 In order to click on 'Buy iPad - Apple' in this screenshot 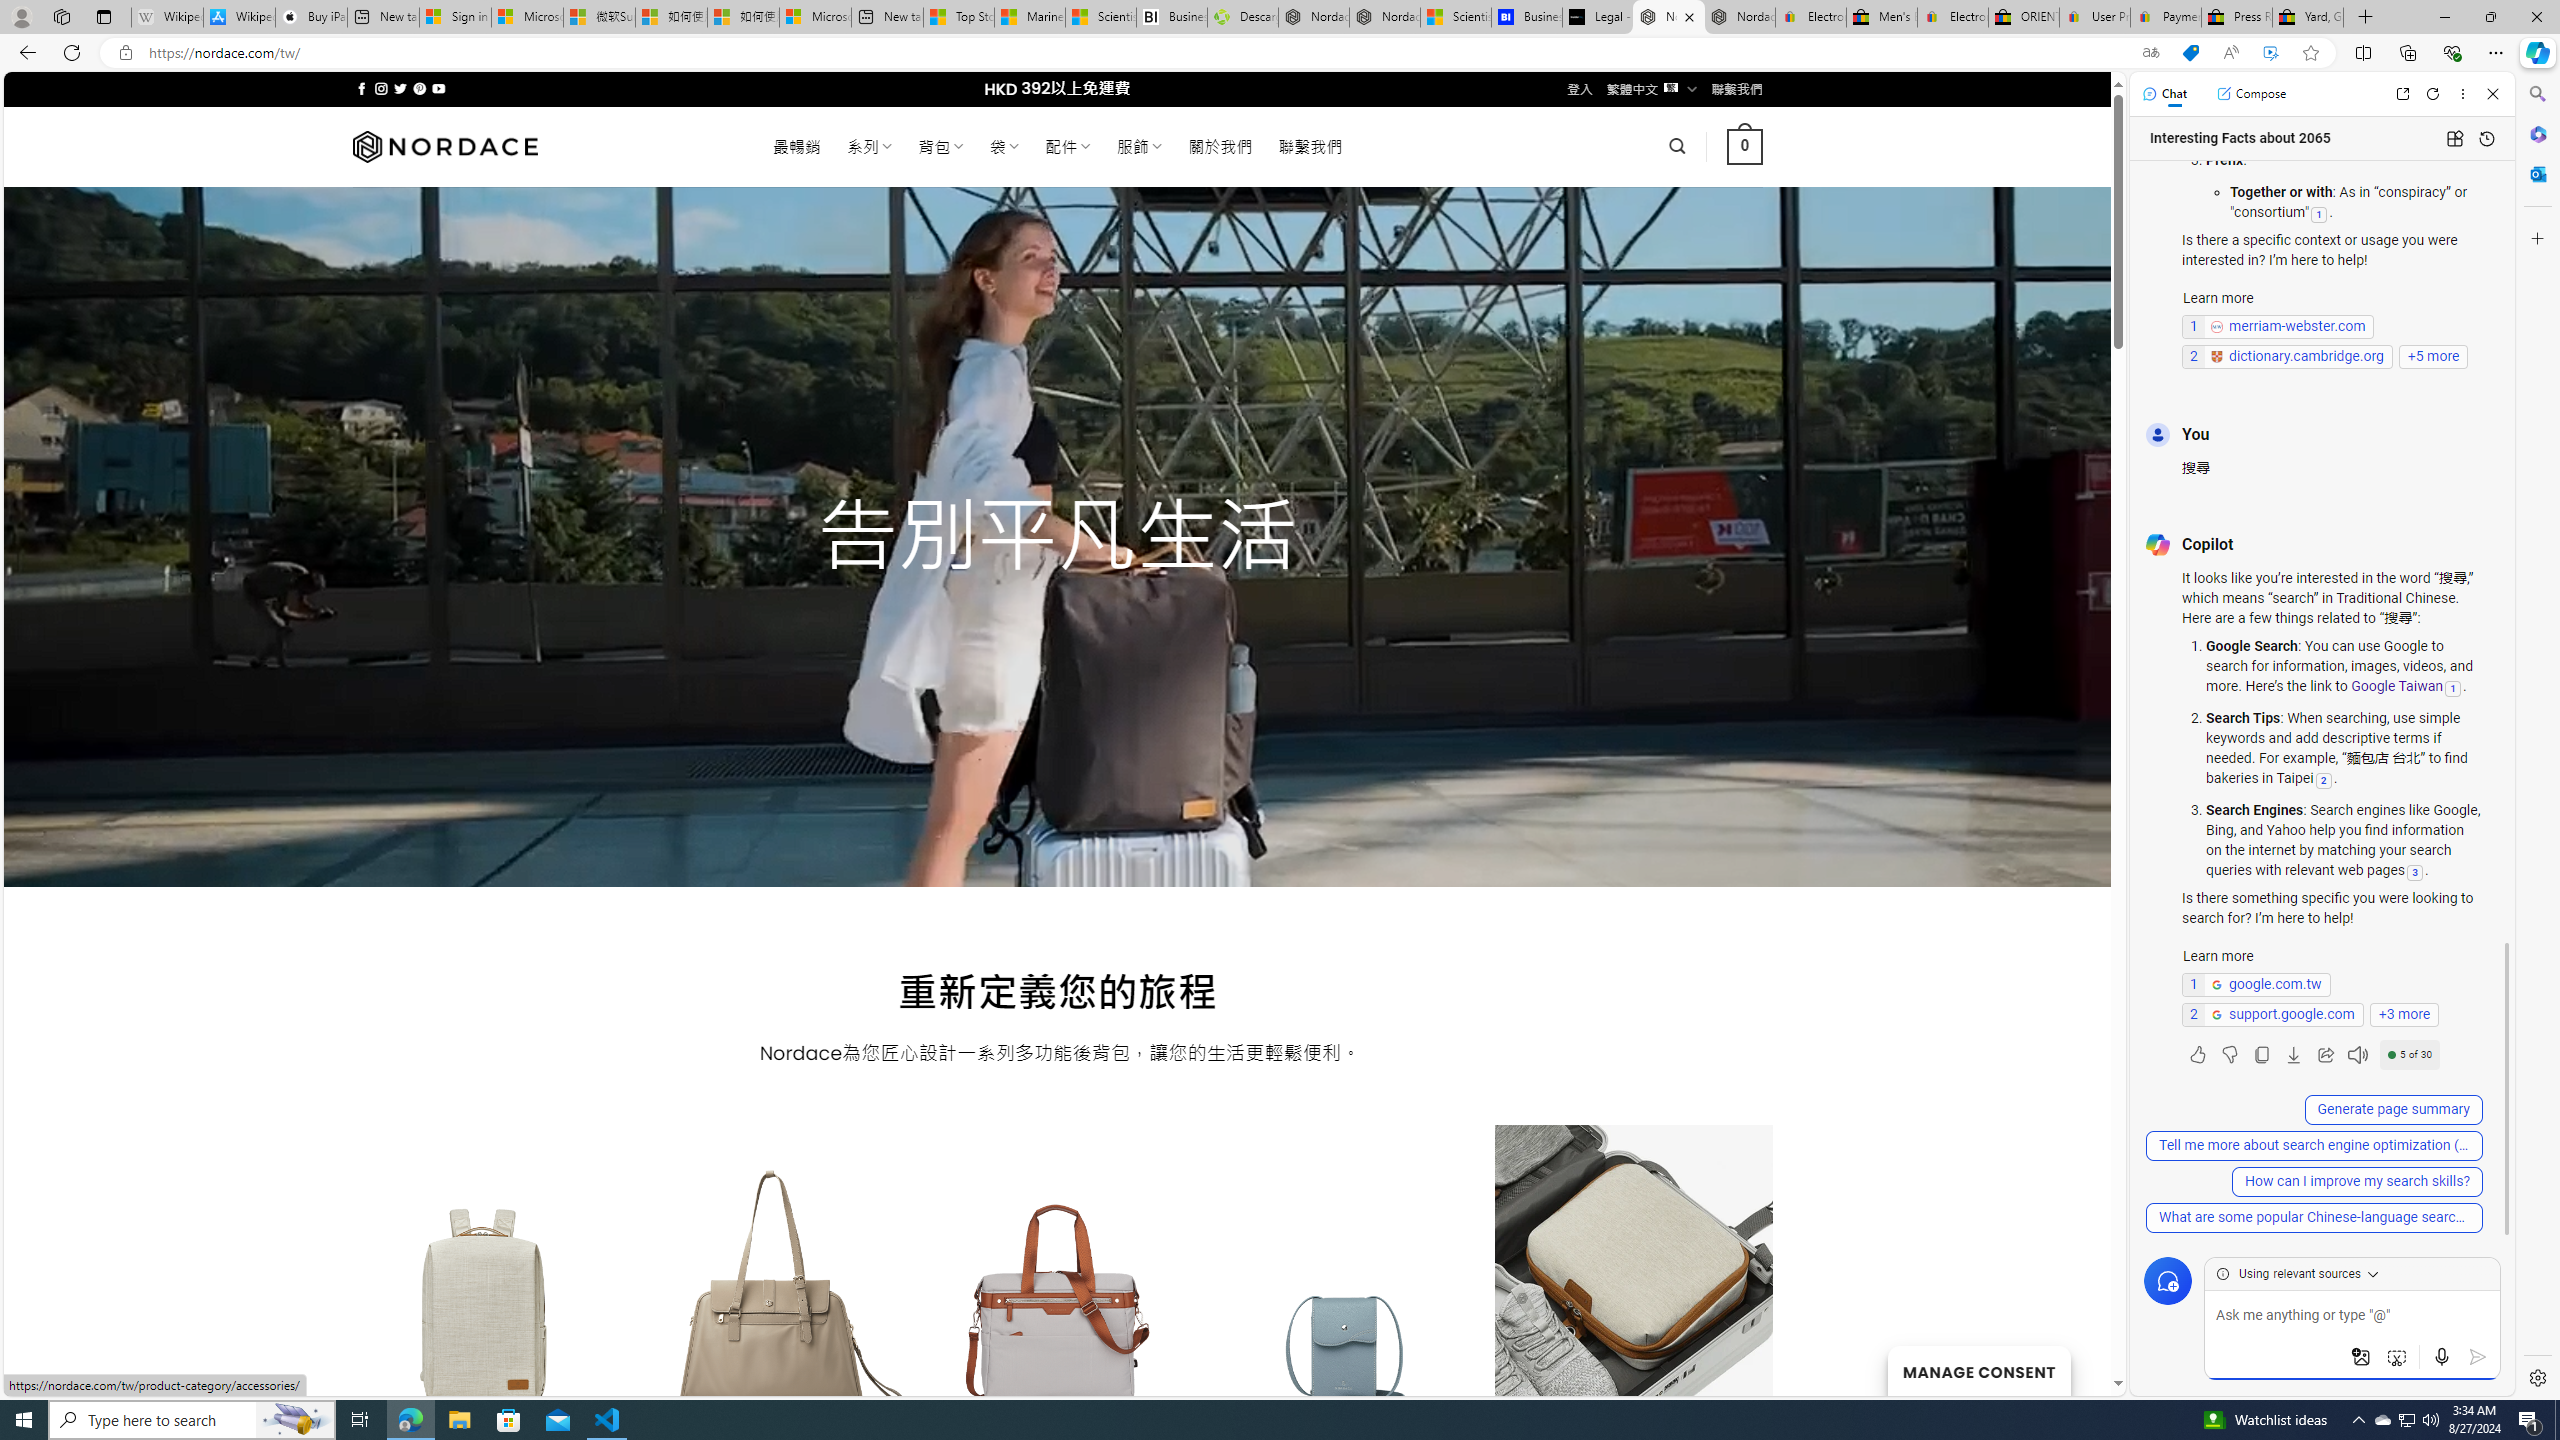, I will do `click(310, 16)`.